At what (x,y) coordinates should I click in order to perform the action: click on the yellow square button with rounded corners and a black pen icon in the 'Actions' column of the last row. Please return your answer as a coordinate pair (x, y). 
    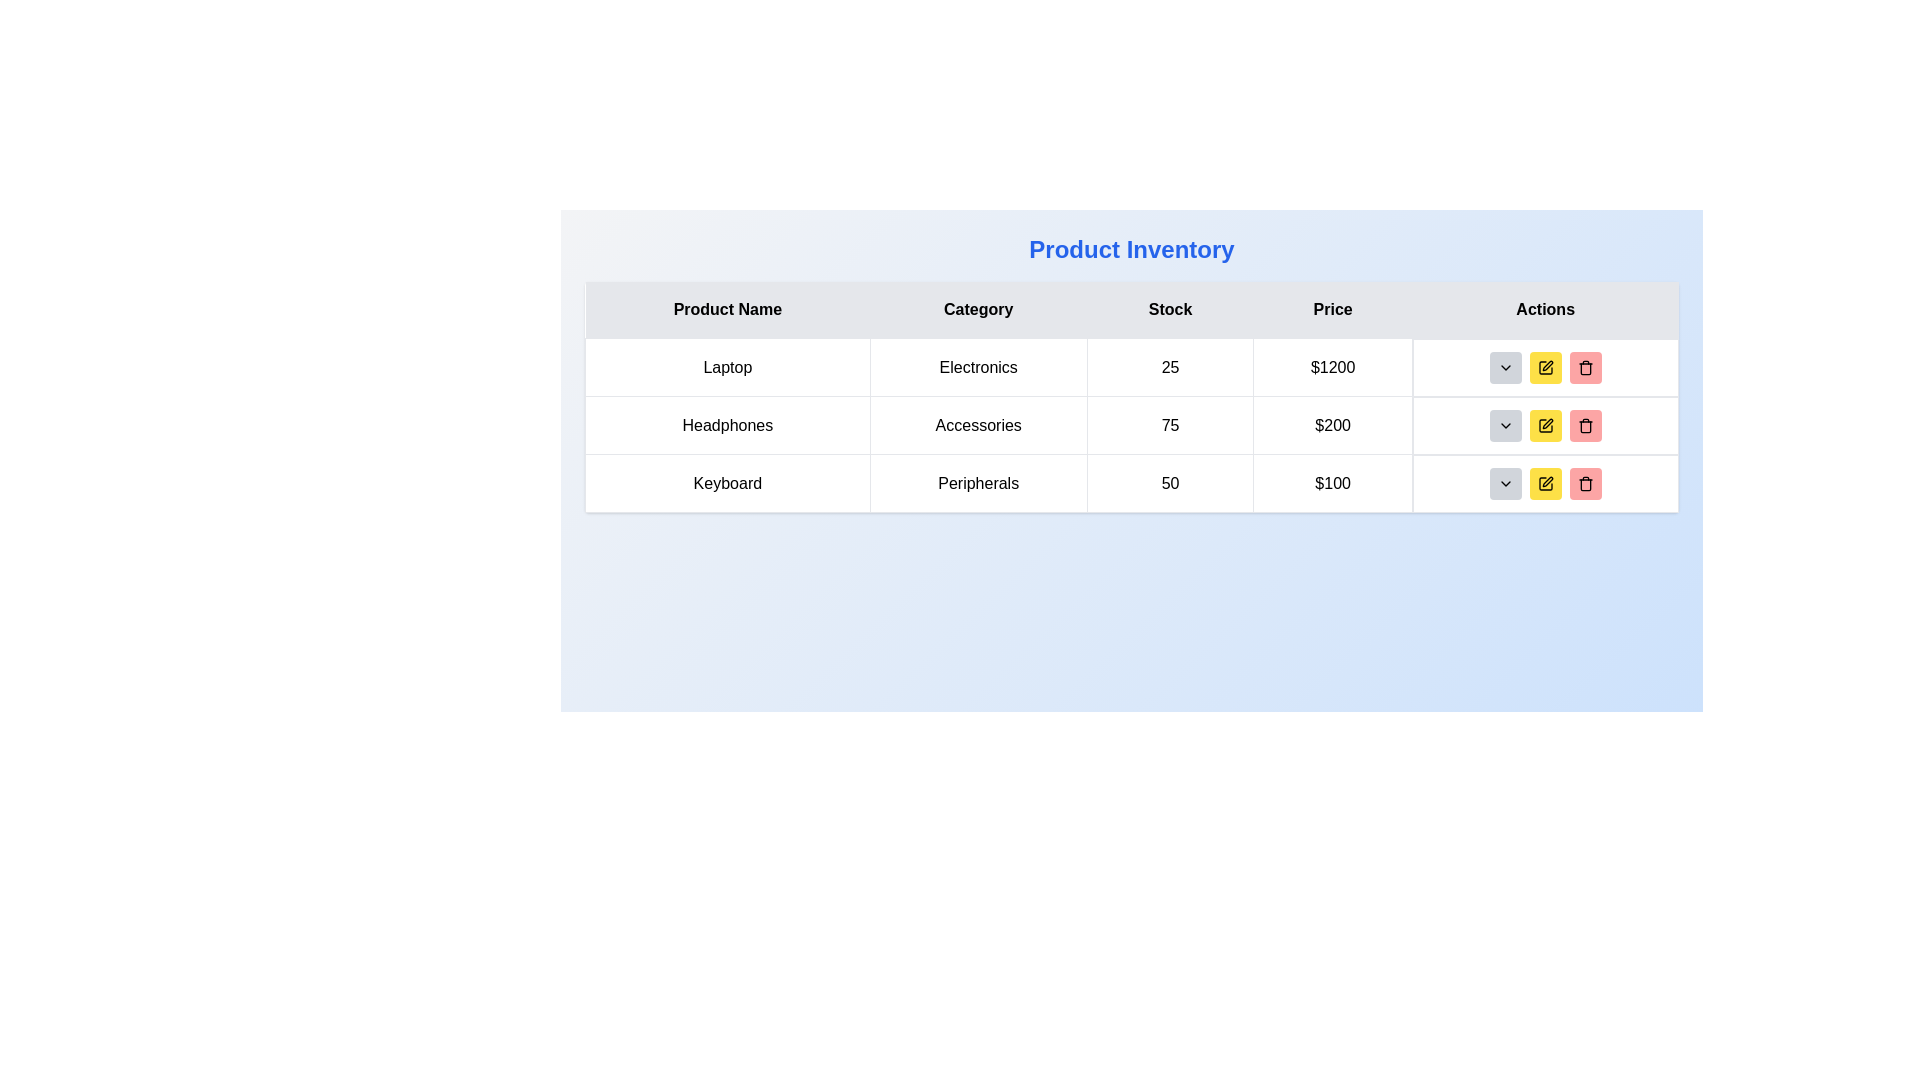
    Looking at the image, I should click on (1544, 483).